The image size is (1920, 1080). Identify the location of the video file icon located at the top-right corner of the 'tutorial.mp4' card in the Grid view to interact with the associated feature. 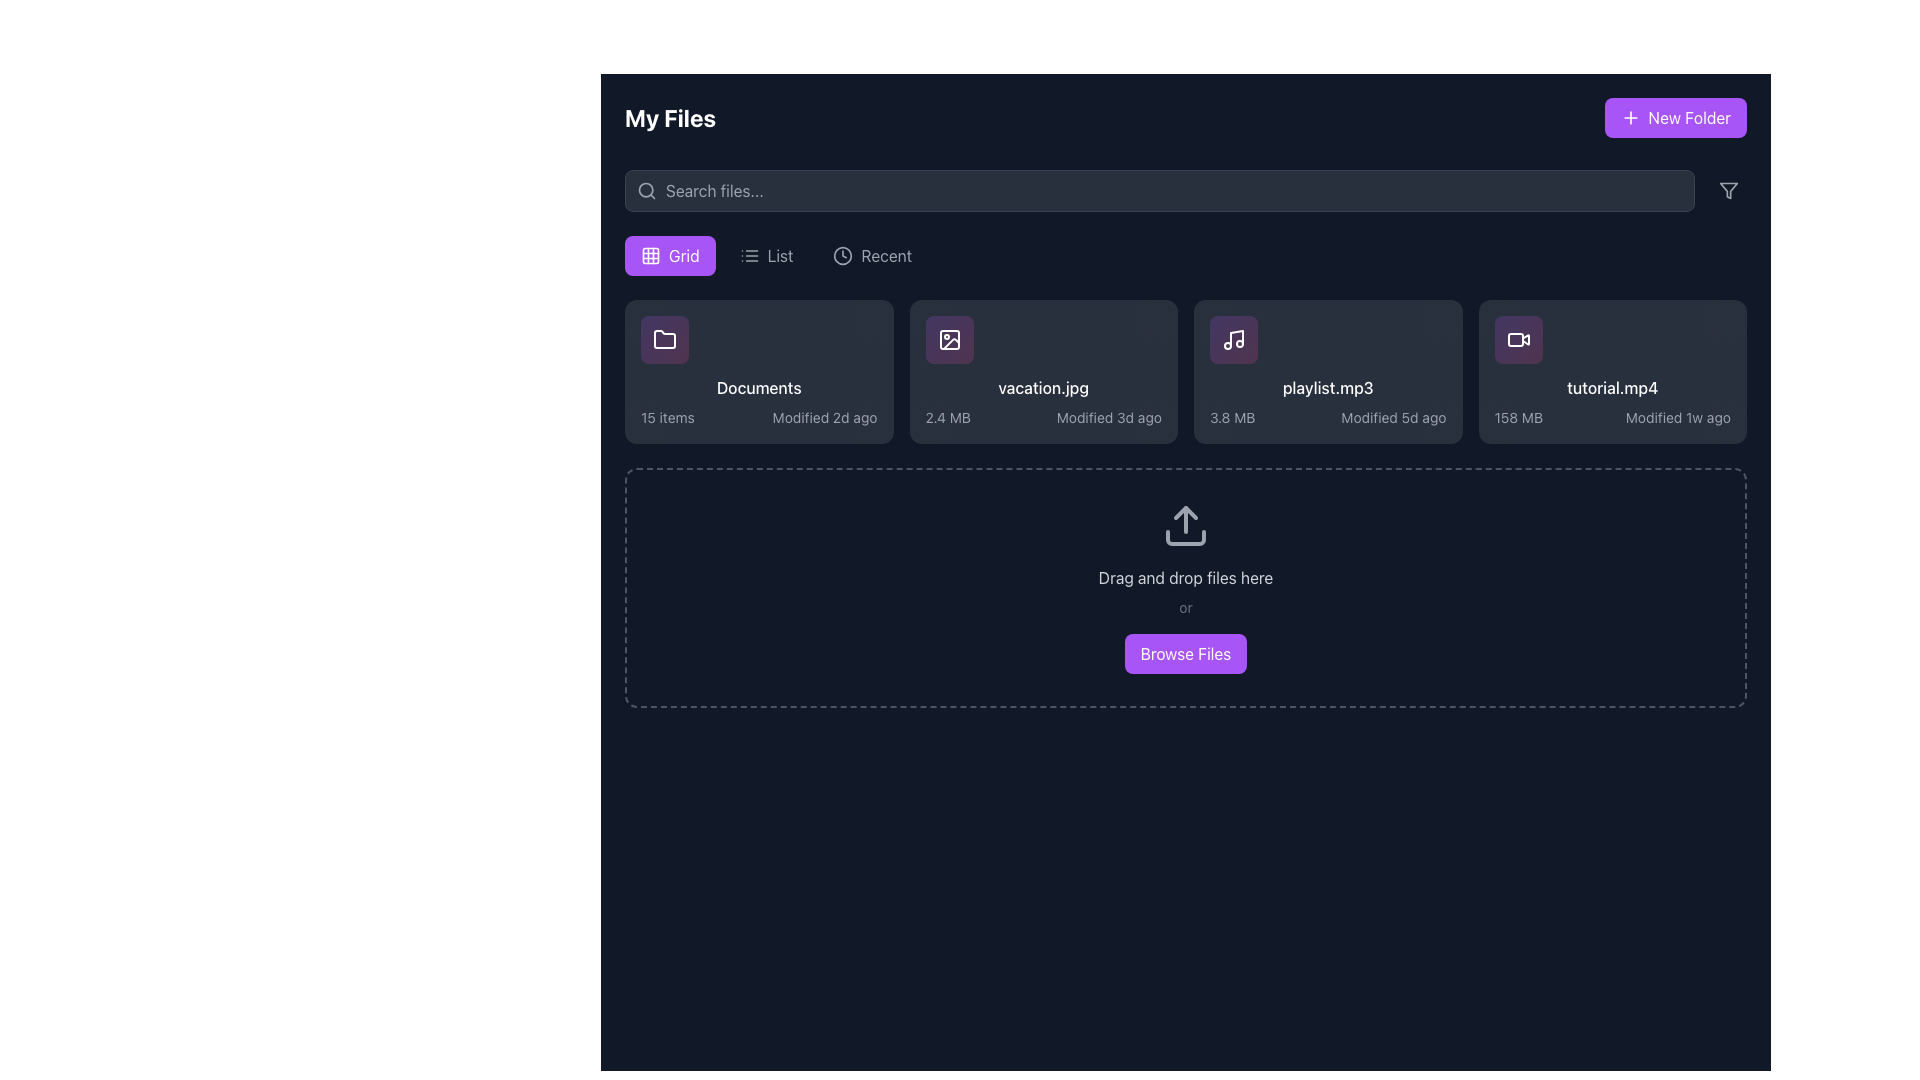
(1518, 338).